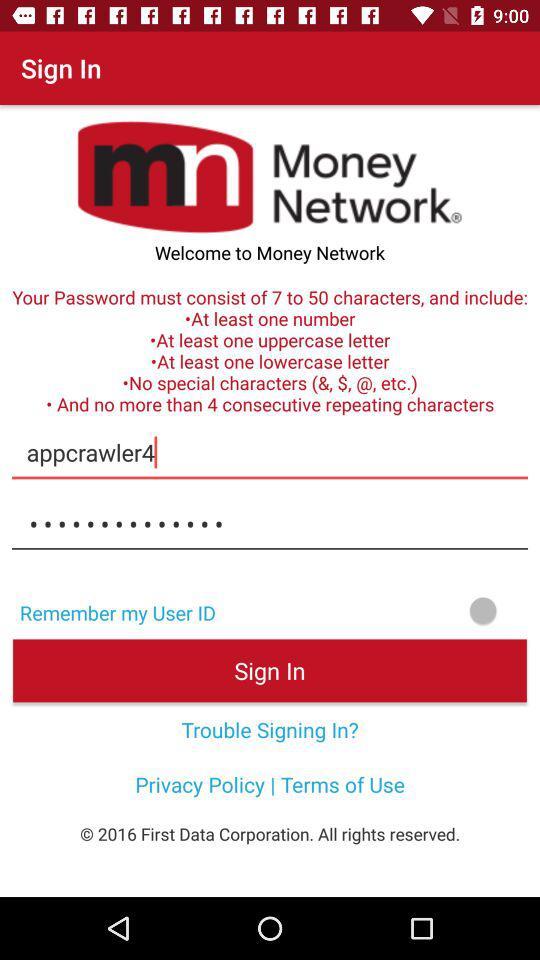 The image size is (540, 960). Describe the element at coordinates (384, 609) in the screenshot. I see `the item next to remember my user item` at that location.